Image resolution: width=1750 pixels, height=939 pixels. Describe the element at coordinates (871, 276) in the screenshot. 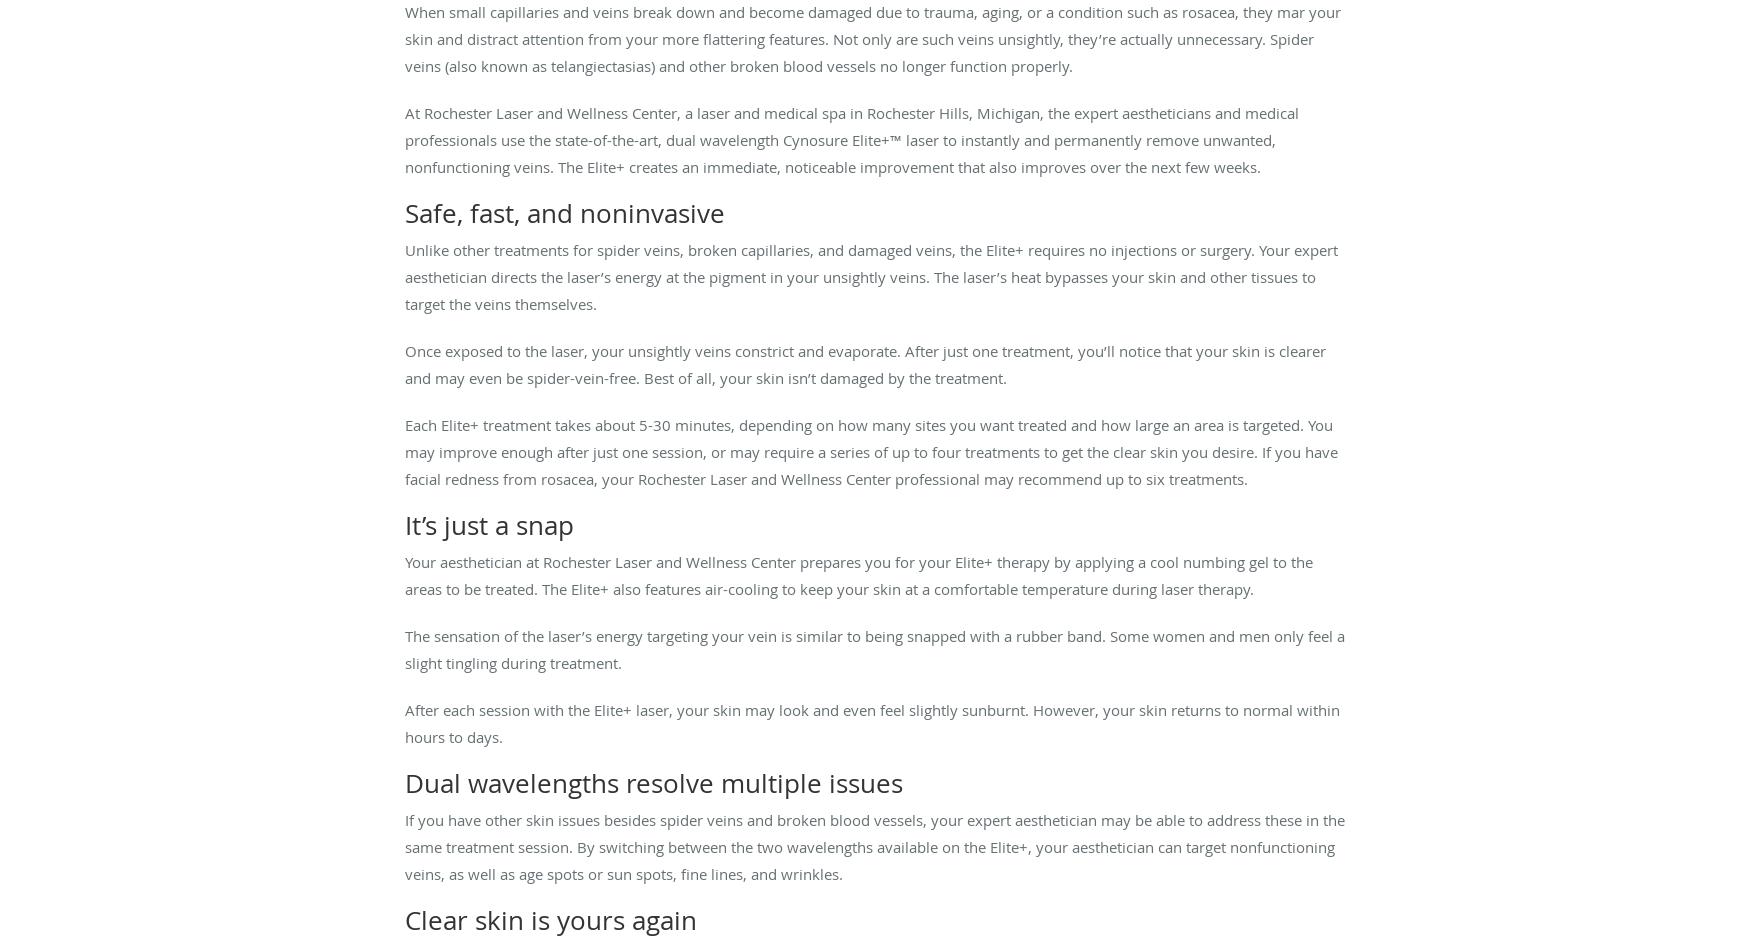

I see `'Unlike other treatments for spider veins, broken capillaries, and damaged veins, the Elite+ requires no injections or surgery. Your expert aesthetician directs the laser’s energy at the pigment in your unsightly veins. The laser’s heat bypasses your skin and other tissues to target the veins themselves.'` at that location.